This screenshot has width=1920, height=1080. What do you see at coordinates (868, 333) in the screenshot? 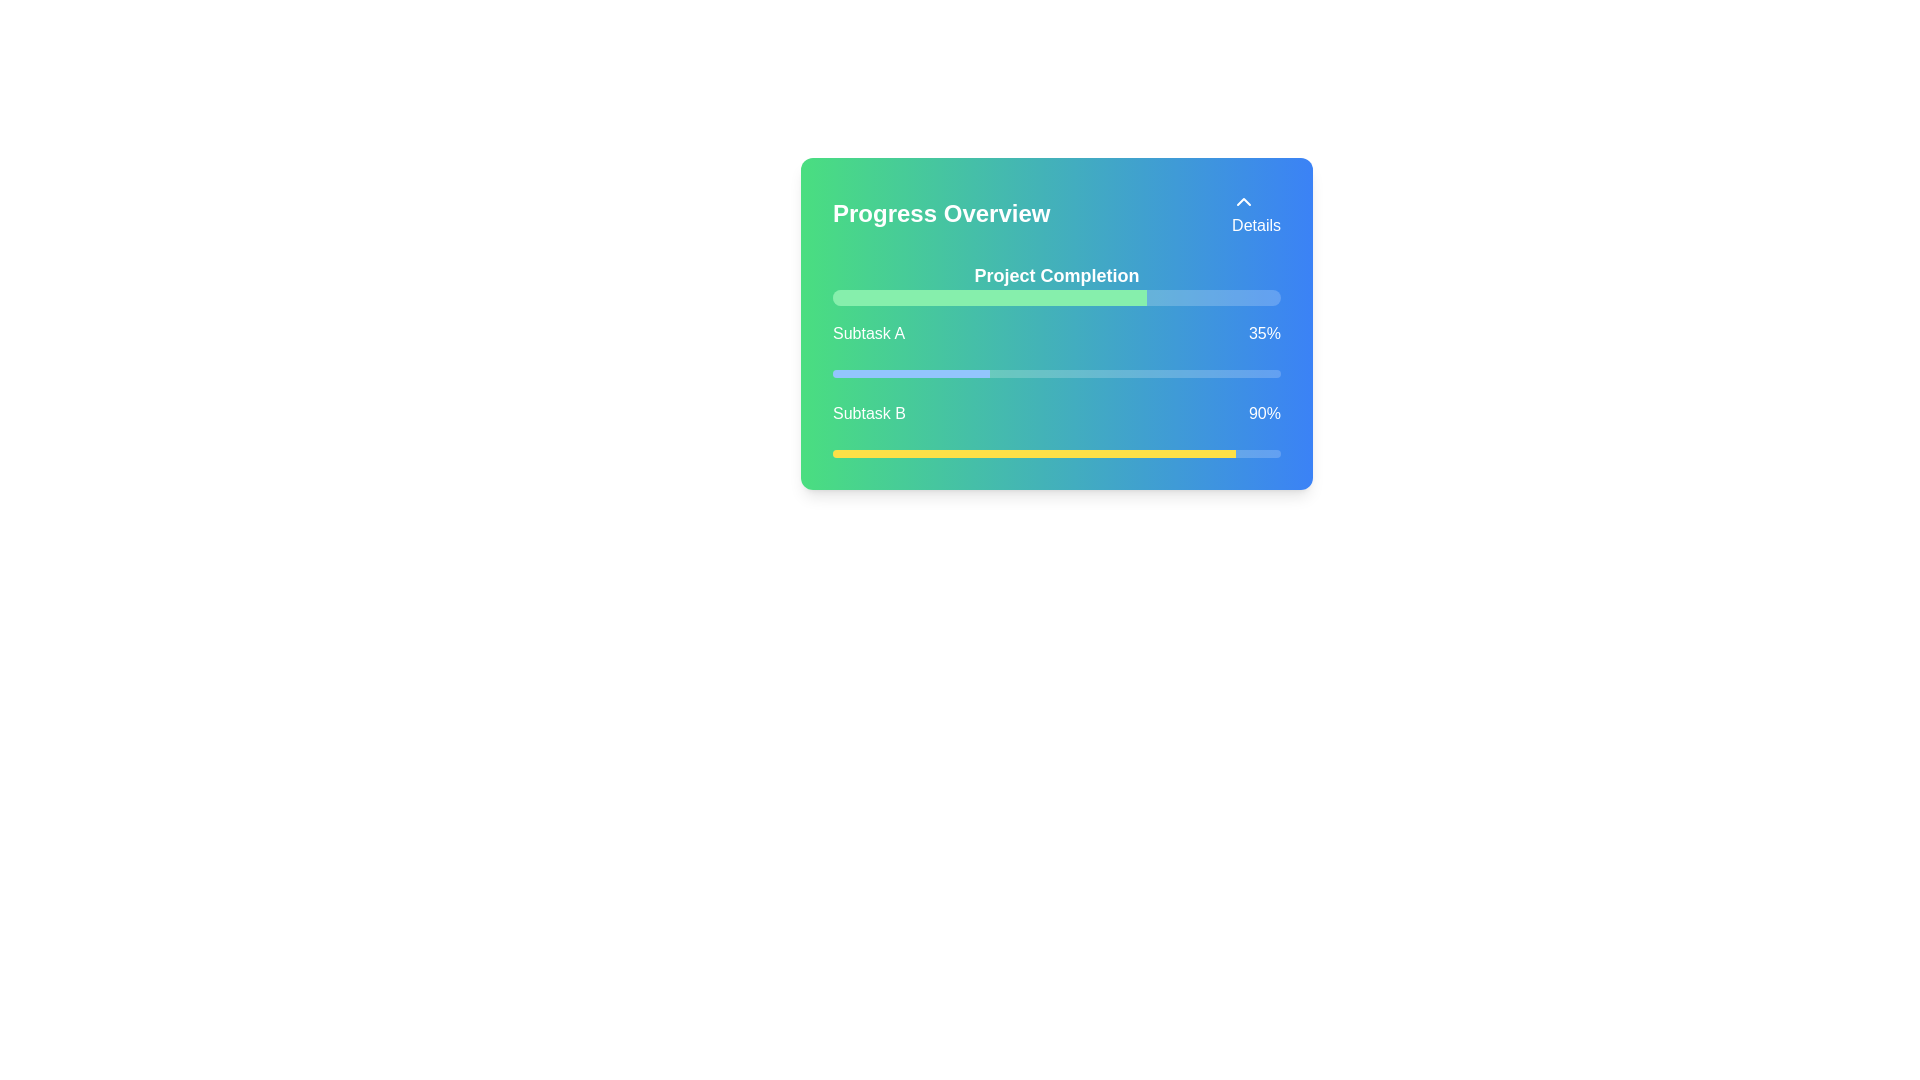
I see `the descriptive label for 'Subtask A 35%' located on the left side of the progress overview section` at bounding box center [868, 333].